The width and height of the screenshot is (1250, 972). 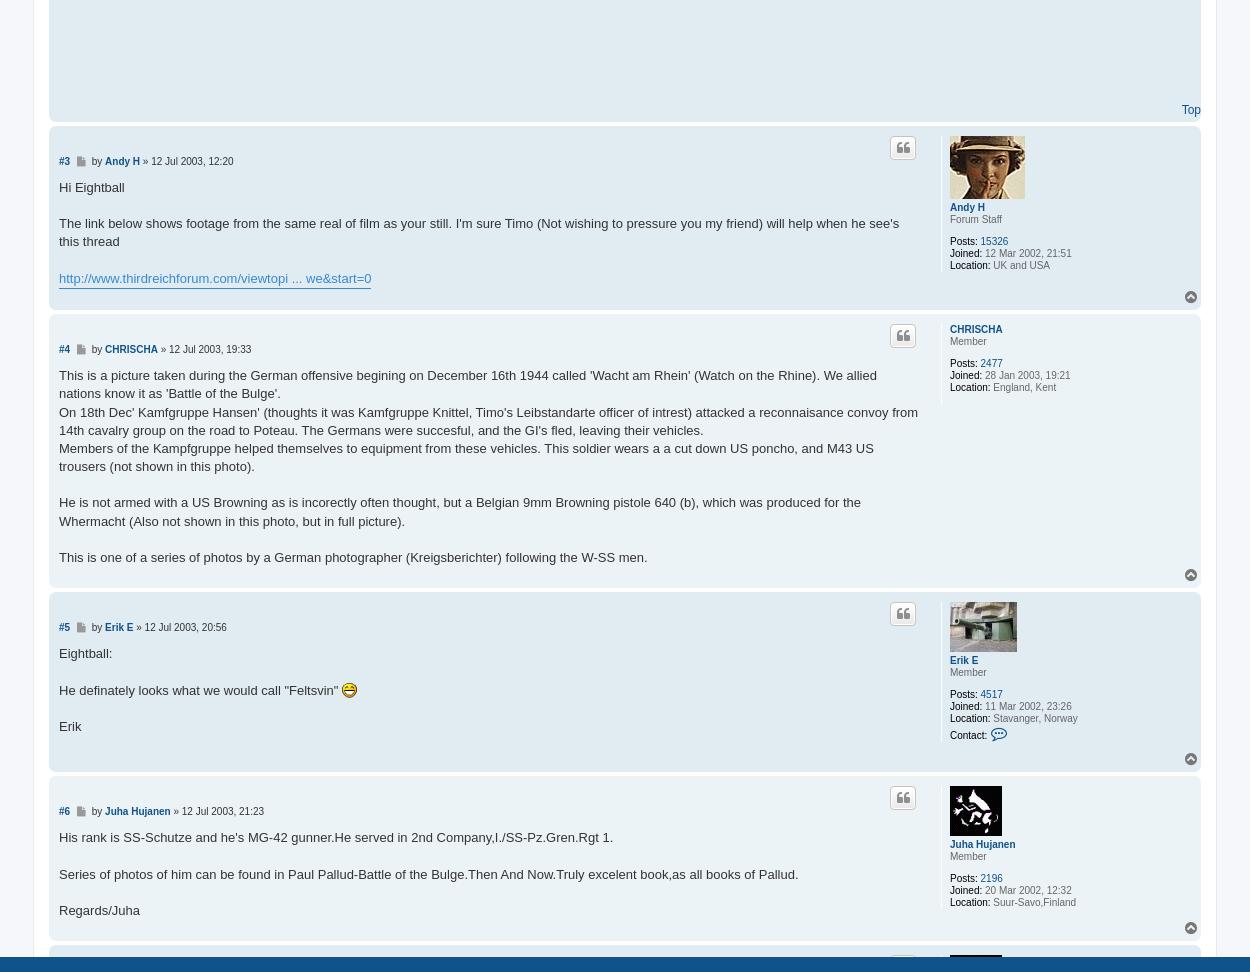 What do you see at coordinates (63, 810) in the screenshot?
I see `'#6'` at bounding box center [63, 810].